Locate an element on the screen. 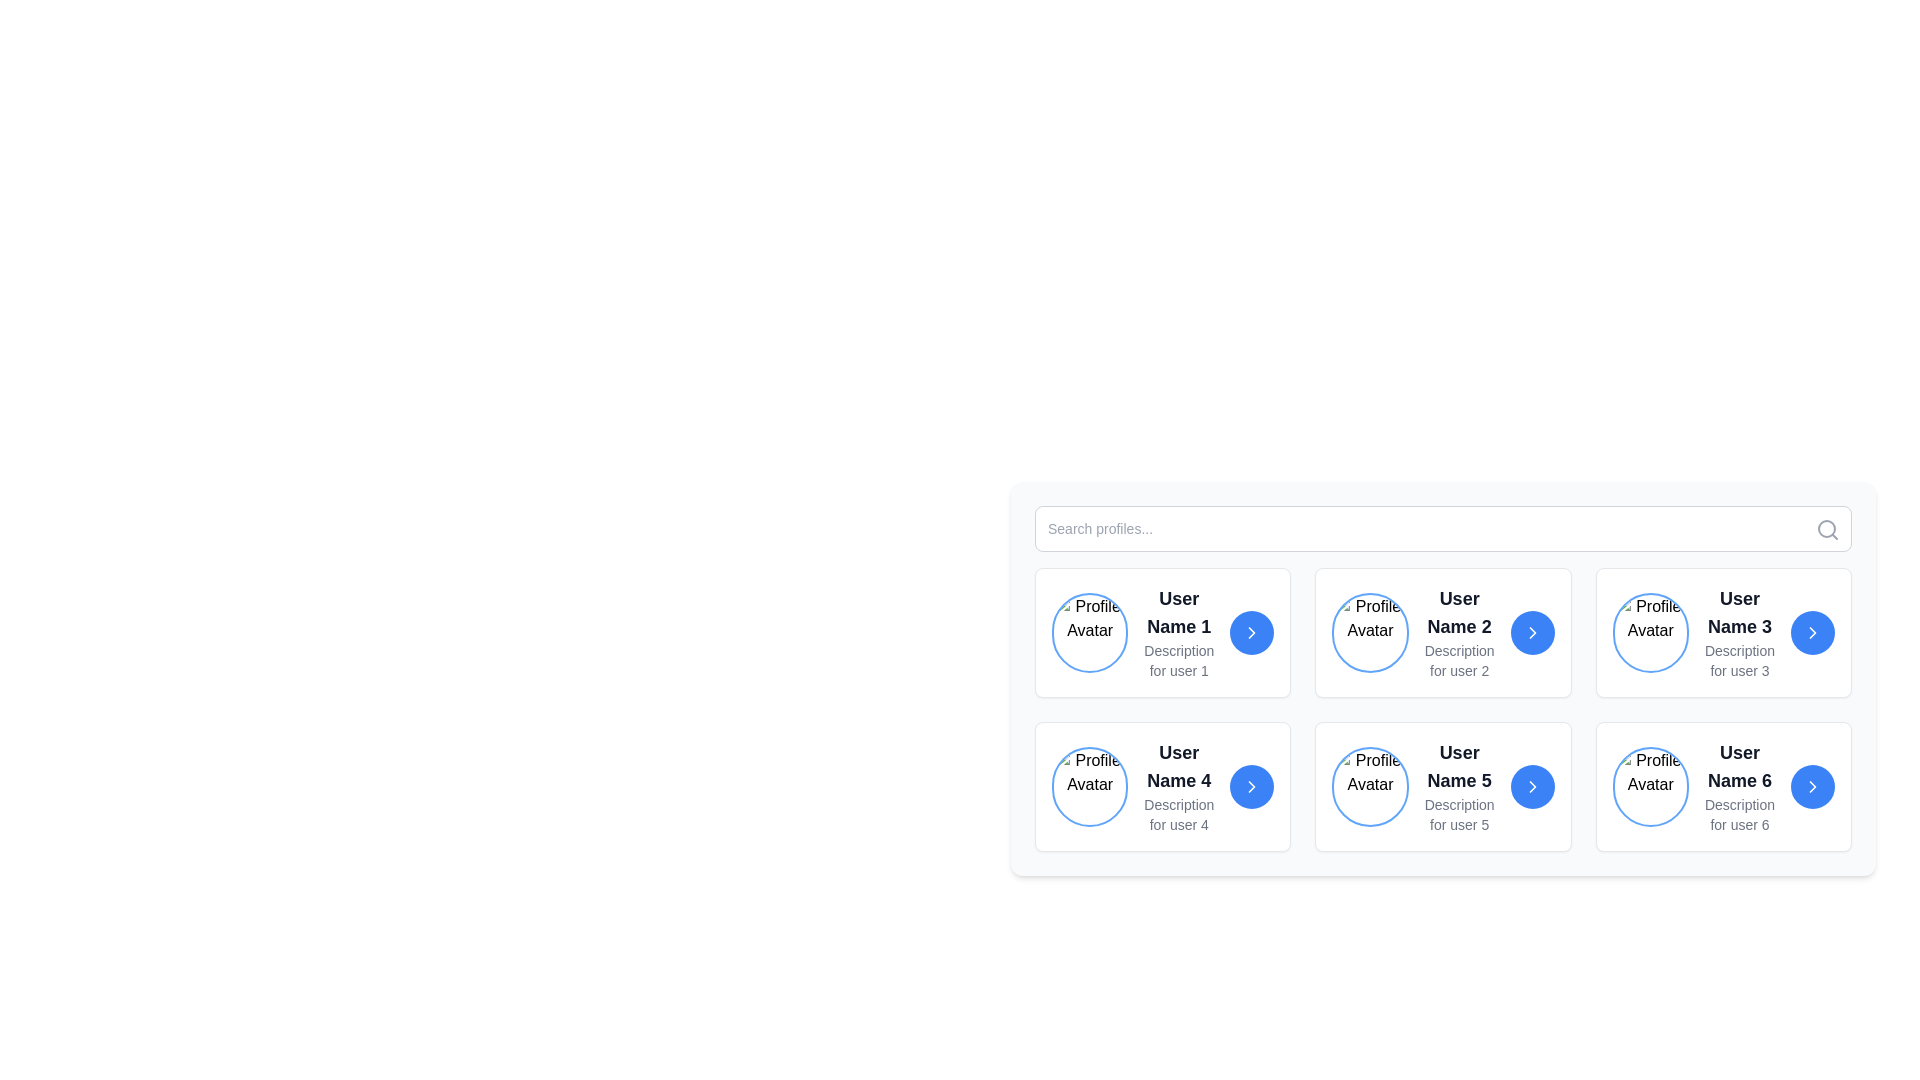  the Text Display containing 'User Name 3' and 'Description for user 3', located to the right of the profile avatar is located at coordinates (1738, 632).